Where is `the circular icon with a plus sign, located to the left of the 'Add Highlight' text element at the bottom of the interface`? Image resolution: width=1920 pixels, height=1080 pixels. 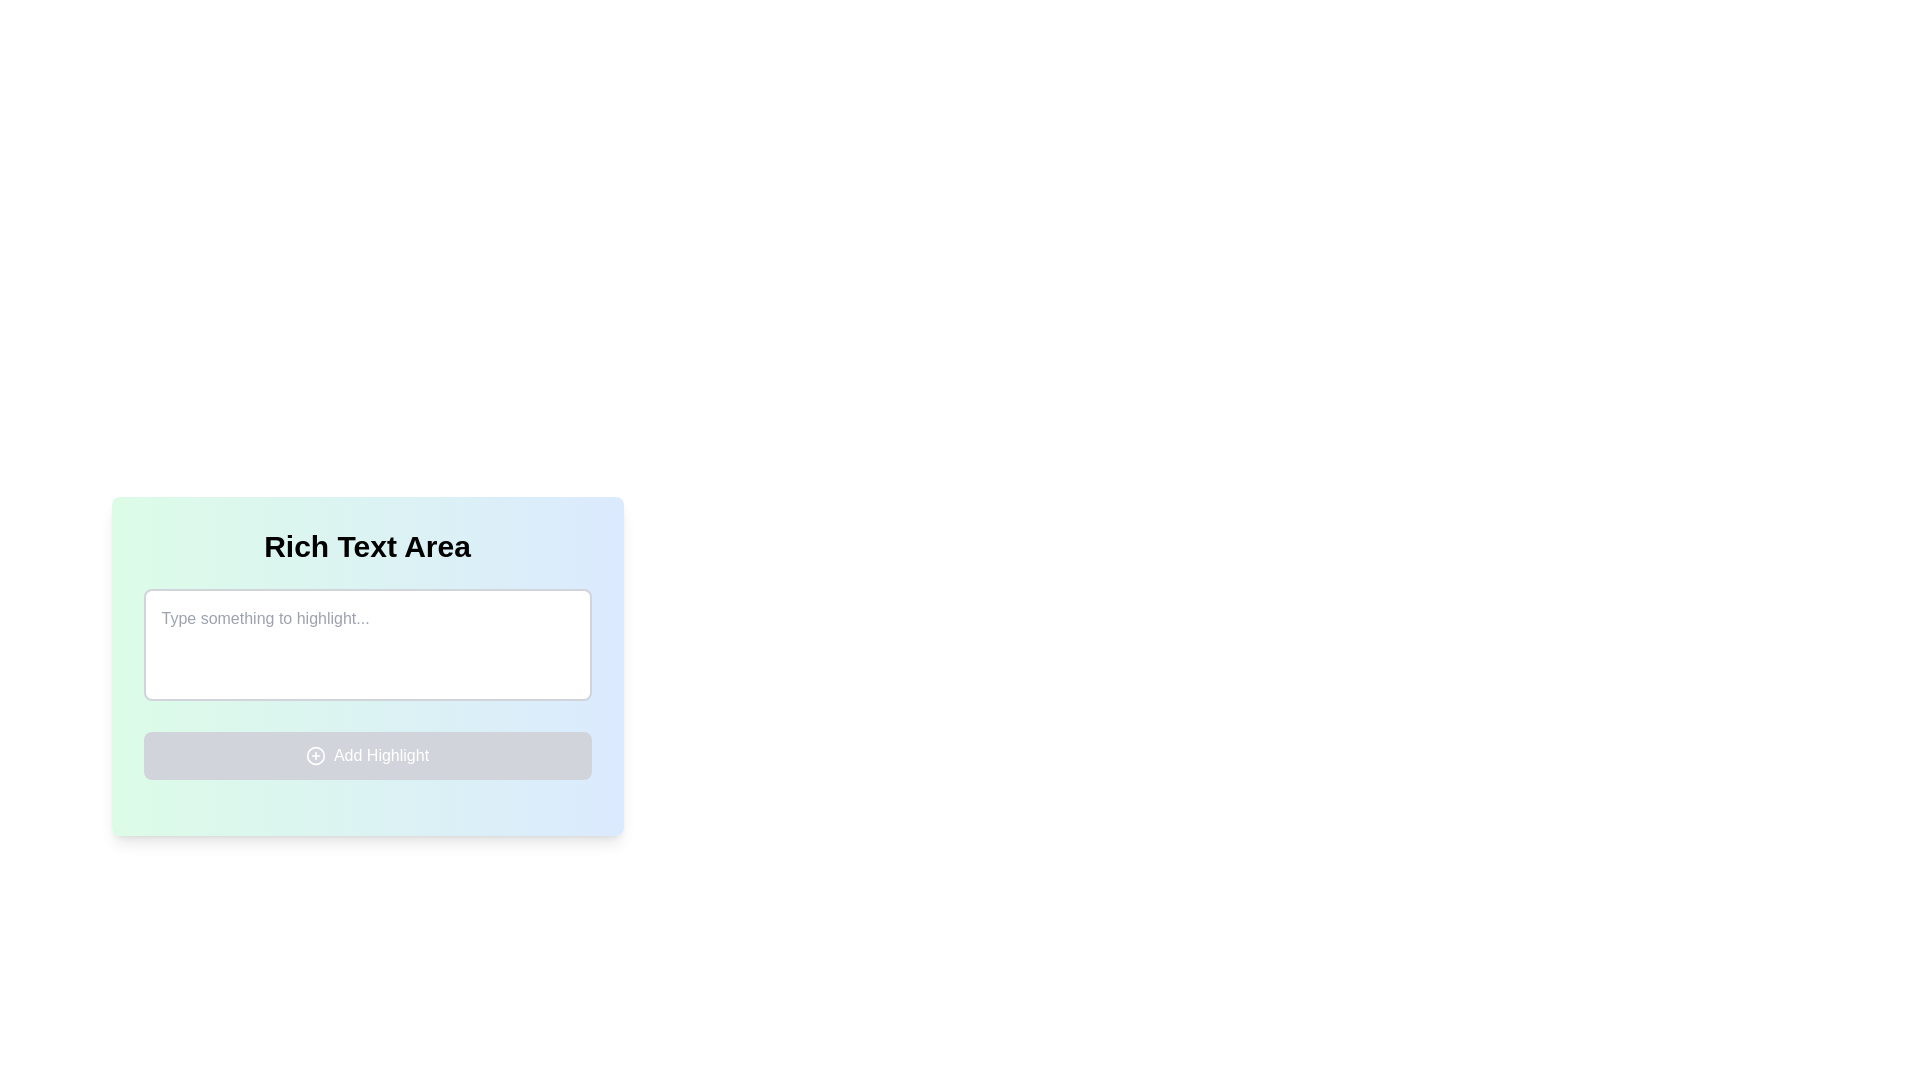
the circular icon with a plus sign, located to the left of the 'Add Highlight' text element at the bottom of the interface is located at coordinates (314, 756).